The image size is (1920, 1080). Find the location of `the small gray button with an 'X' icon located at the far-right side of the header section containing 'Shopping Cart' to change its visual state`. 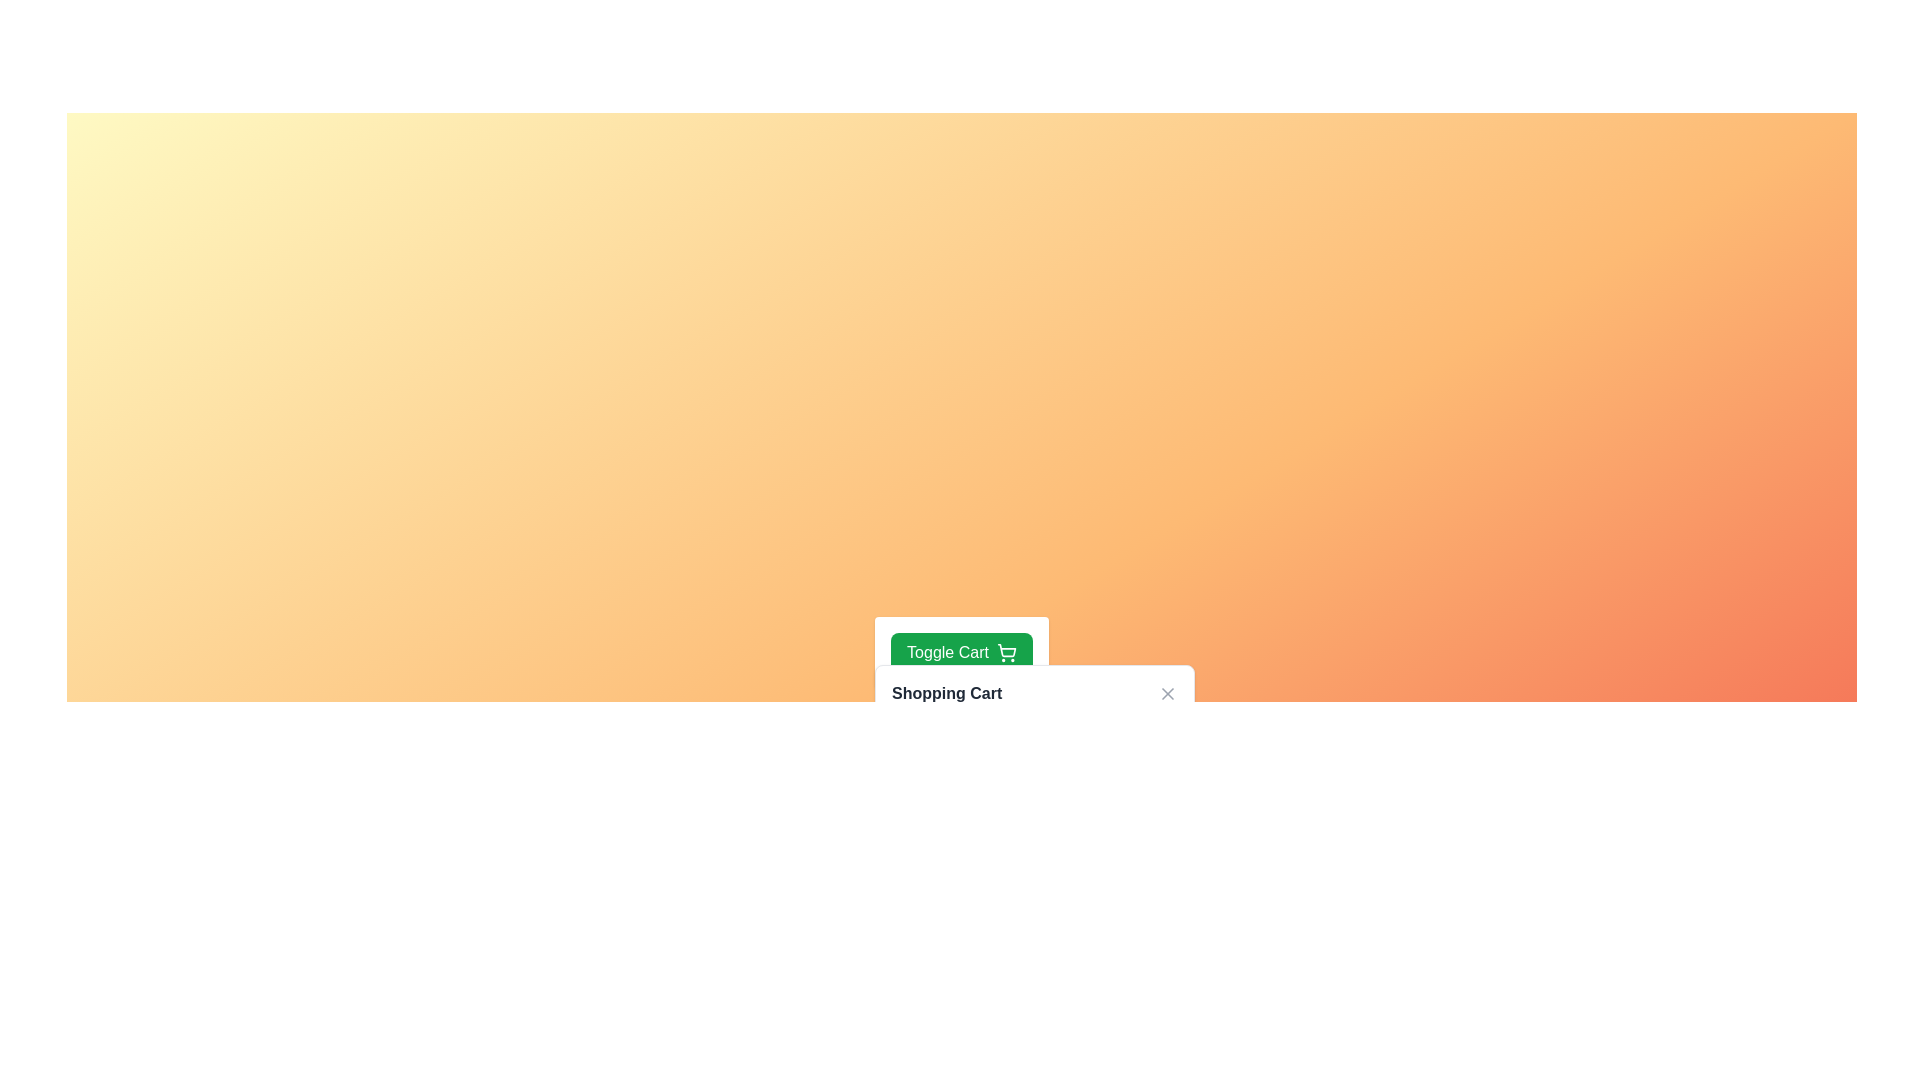

the small gray button with an 'X' icon located at the far-right side of the header section containing 'Shopping Cart' to change its visual state is located at coordinates (1168, 693).